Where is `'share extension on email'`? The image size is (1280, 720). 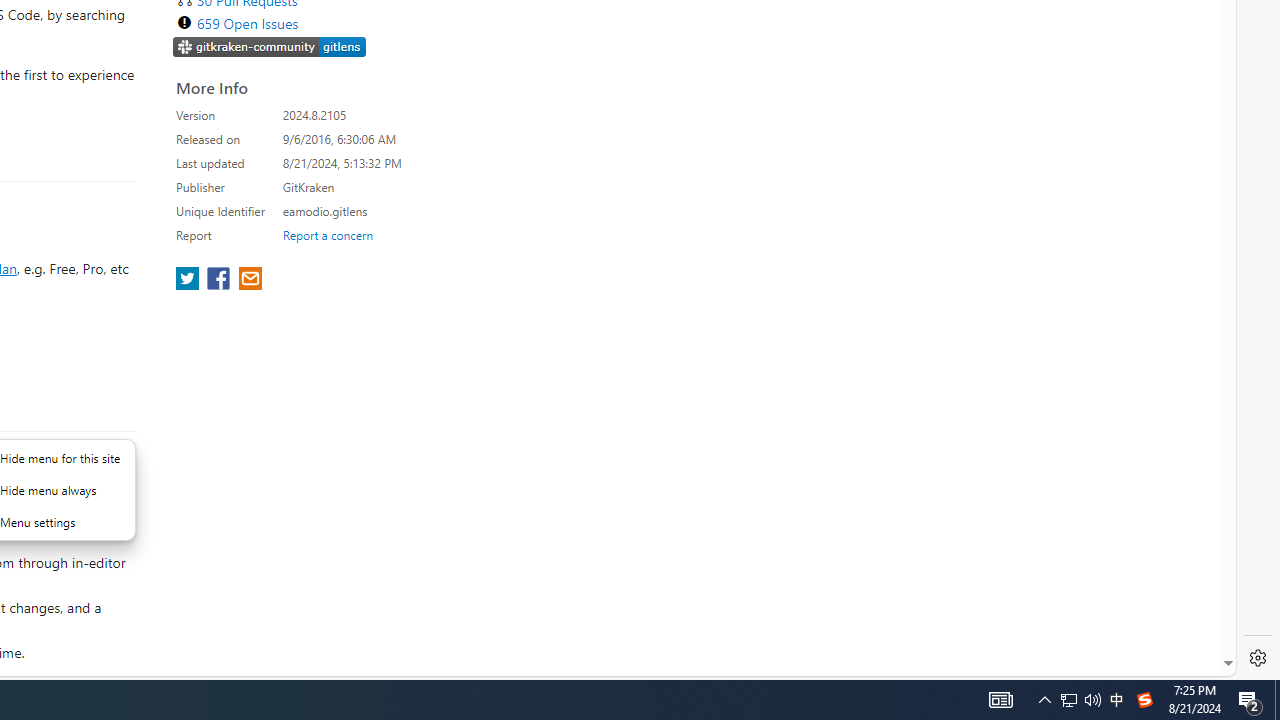 'share extension on email' is located at coordinates (248, 280).